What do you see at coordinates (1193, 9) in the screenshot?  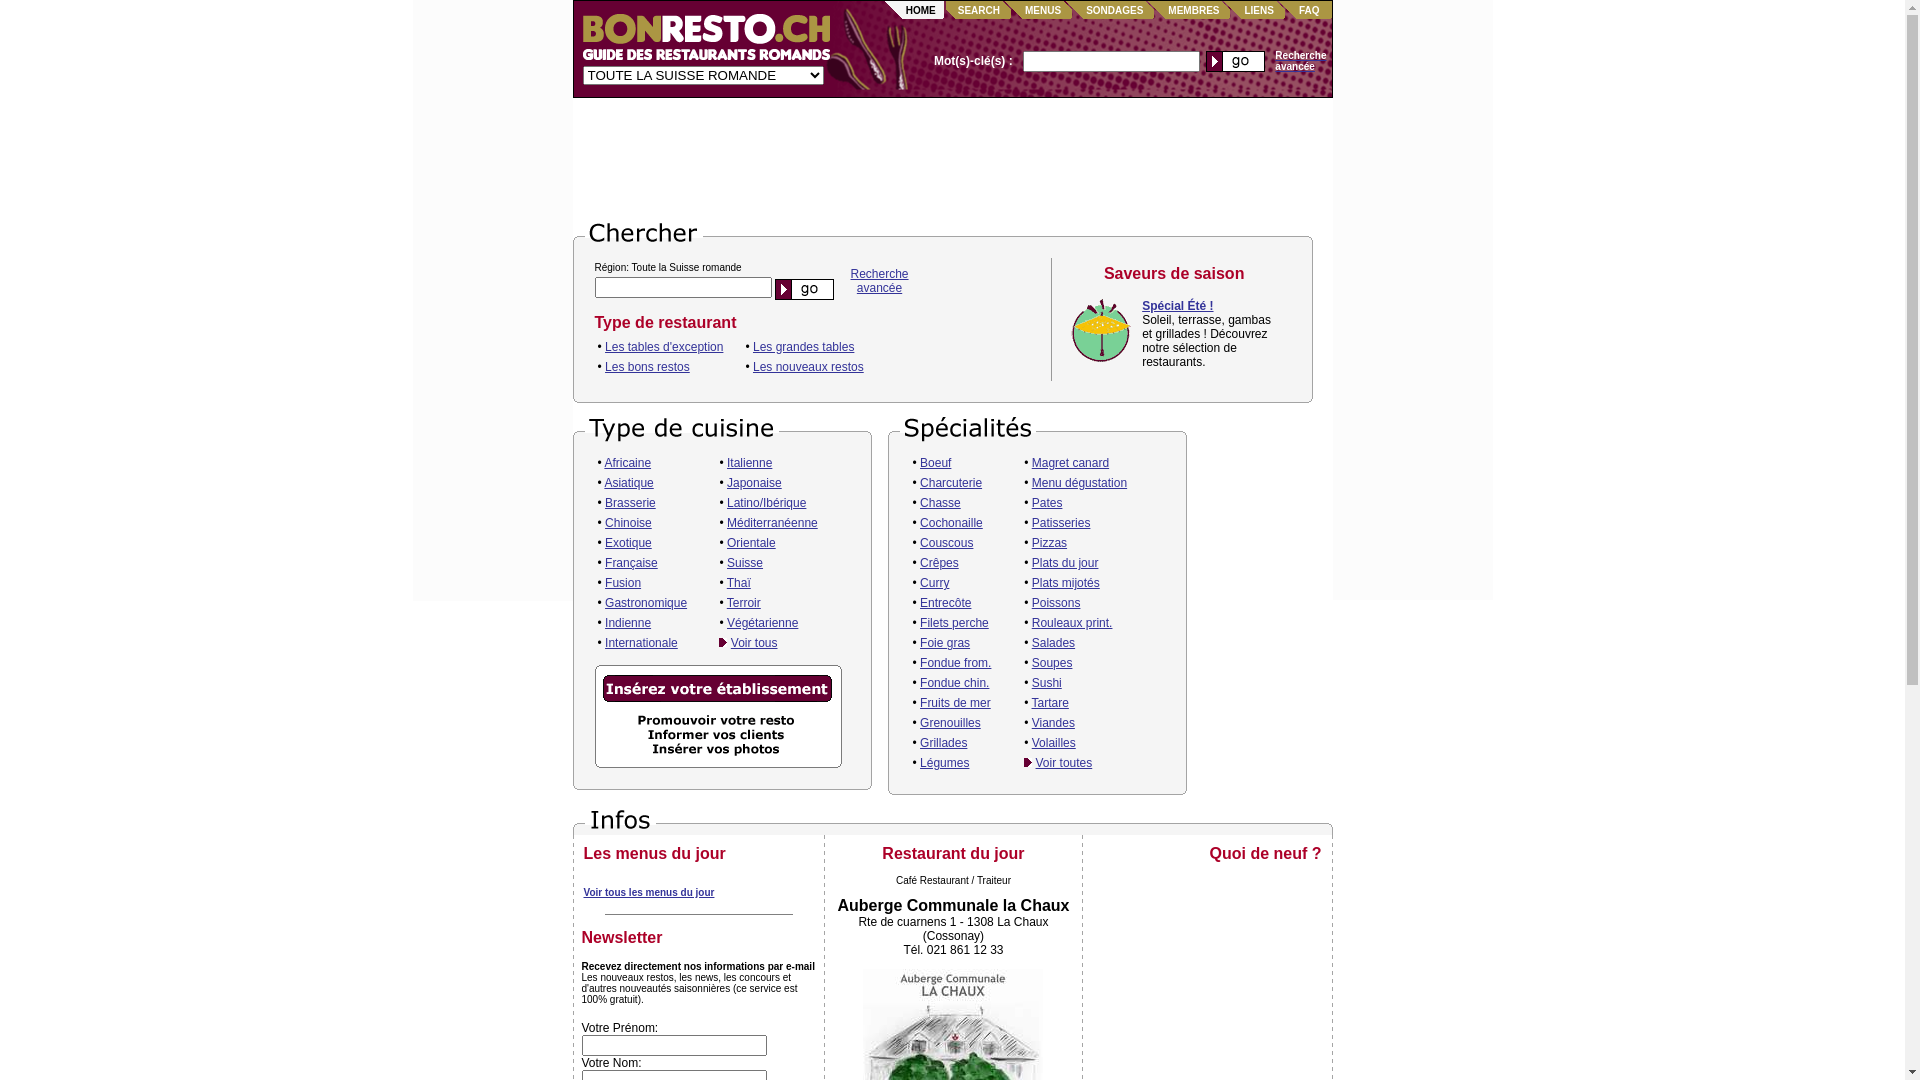 I see `'MEMBRES'` at bounding box center [1193, 9].